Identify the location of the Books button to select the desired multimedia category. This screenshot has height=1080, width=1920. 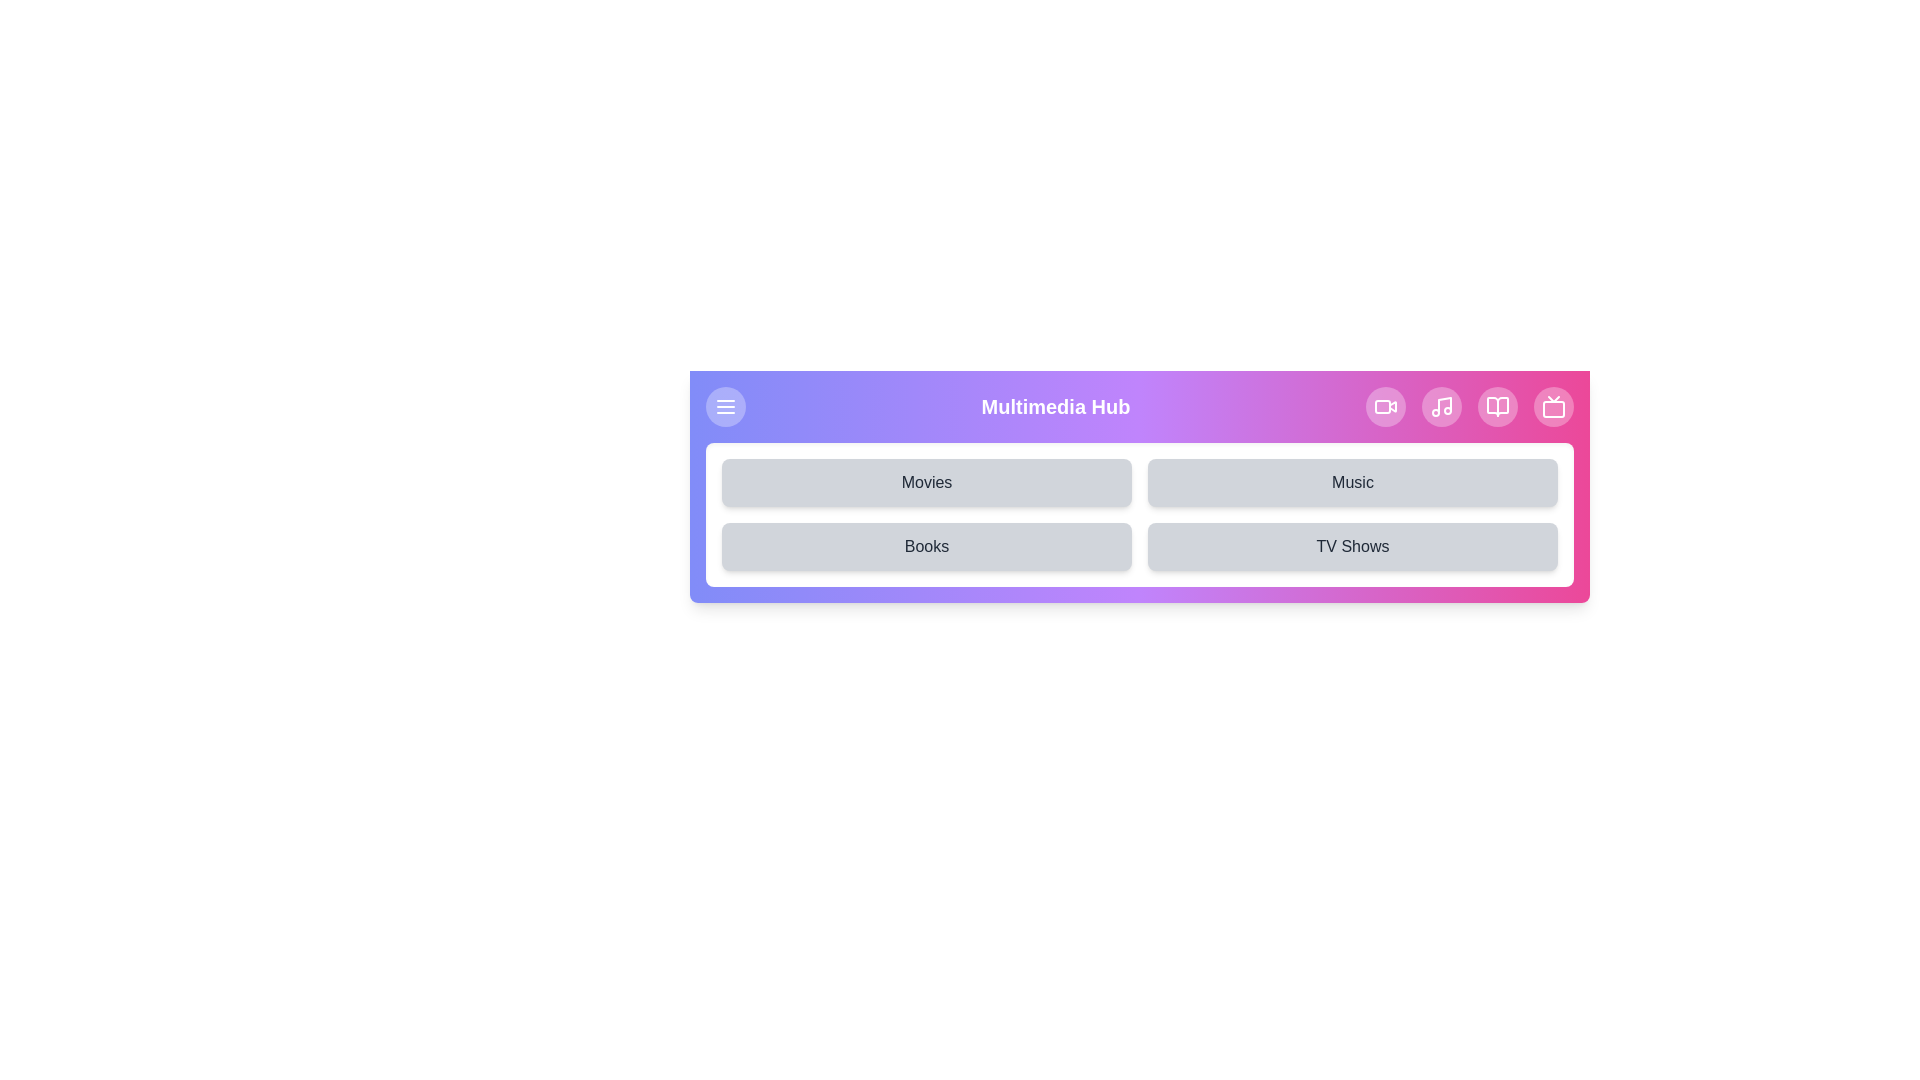
(925, 547).